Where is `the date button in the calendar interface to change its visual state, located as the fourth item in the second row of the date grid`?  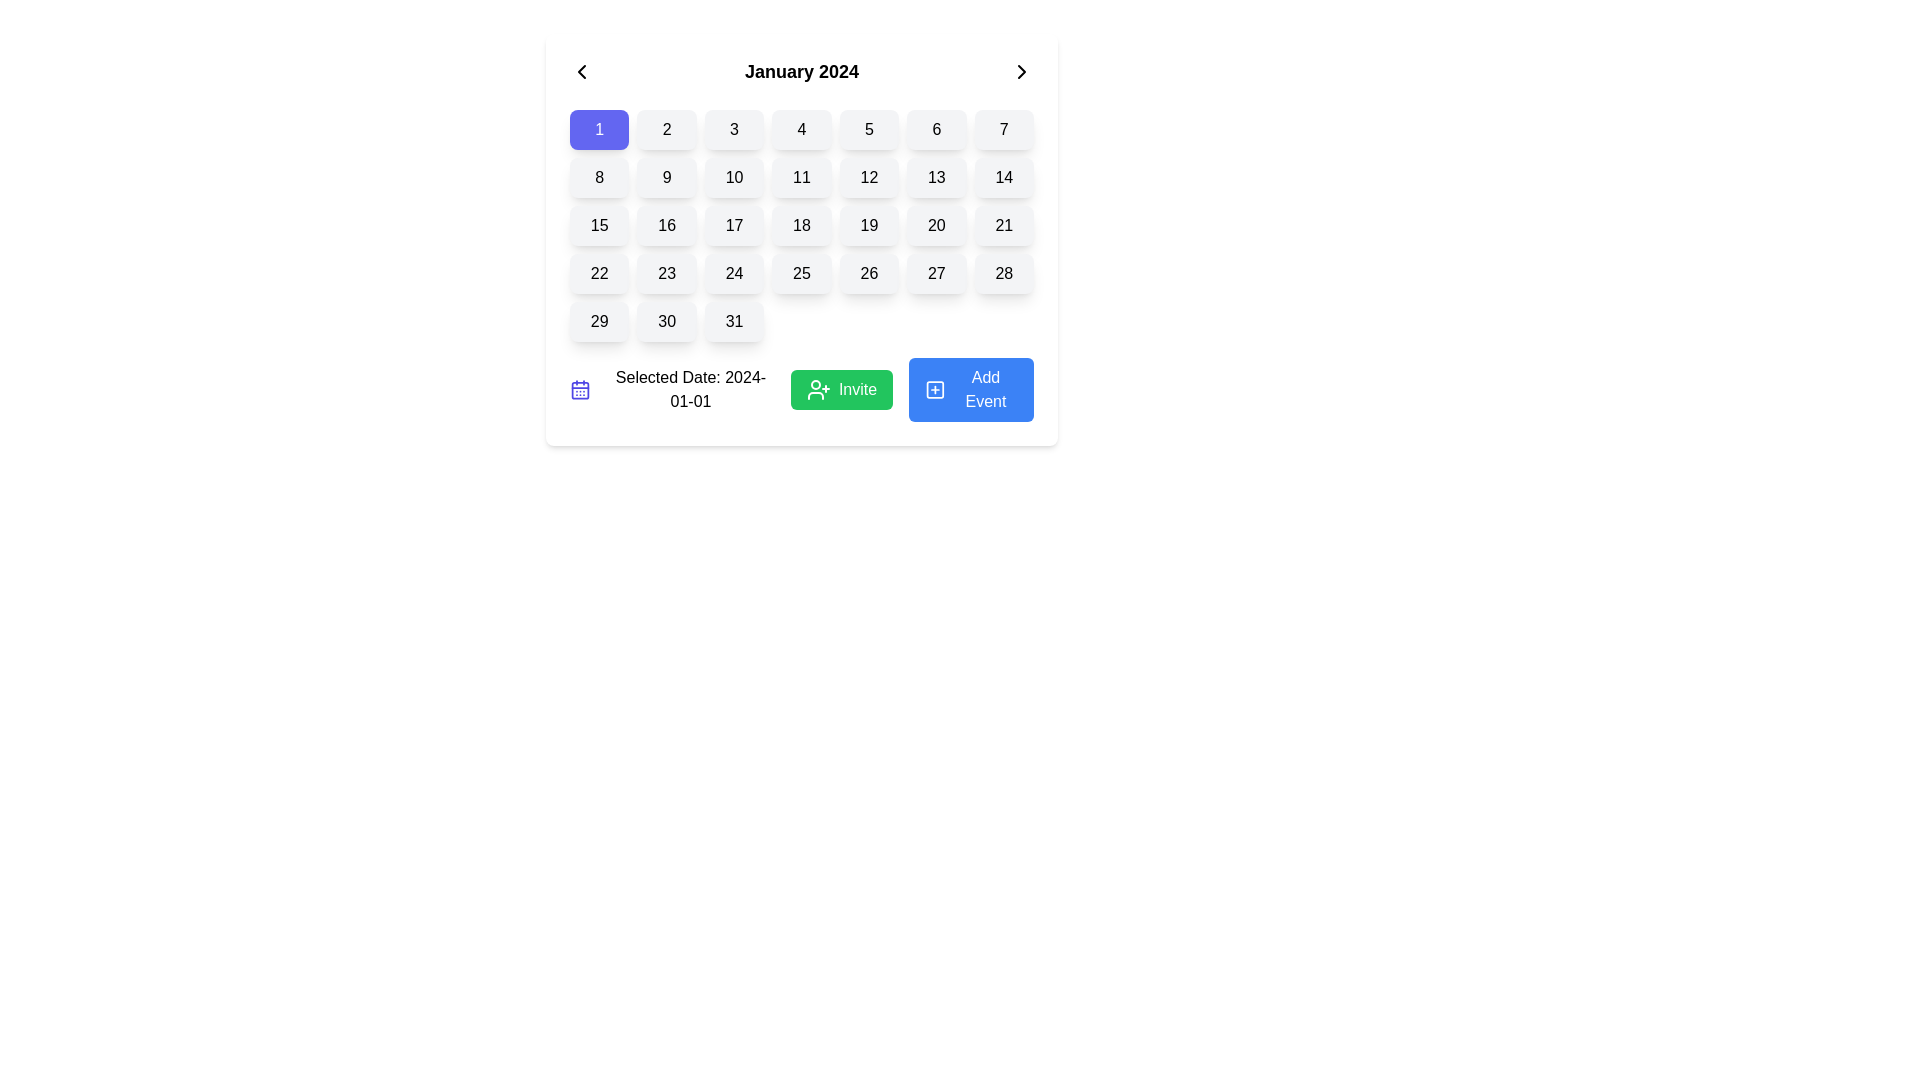 the date button in the calendar interface to change its visual state, located as the fourth item in the second row of the date grid is located at coordinates (801, 176).